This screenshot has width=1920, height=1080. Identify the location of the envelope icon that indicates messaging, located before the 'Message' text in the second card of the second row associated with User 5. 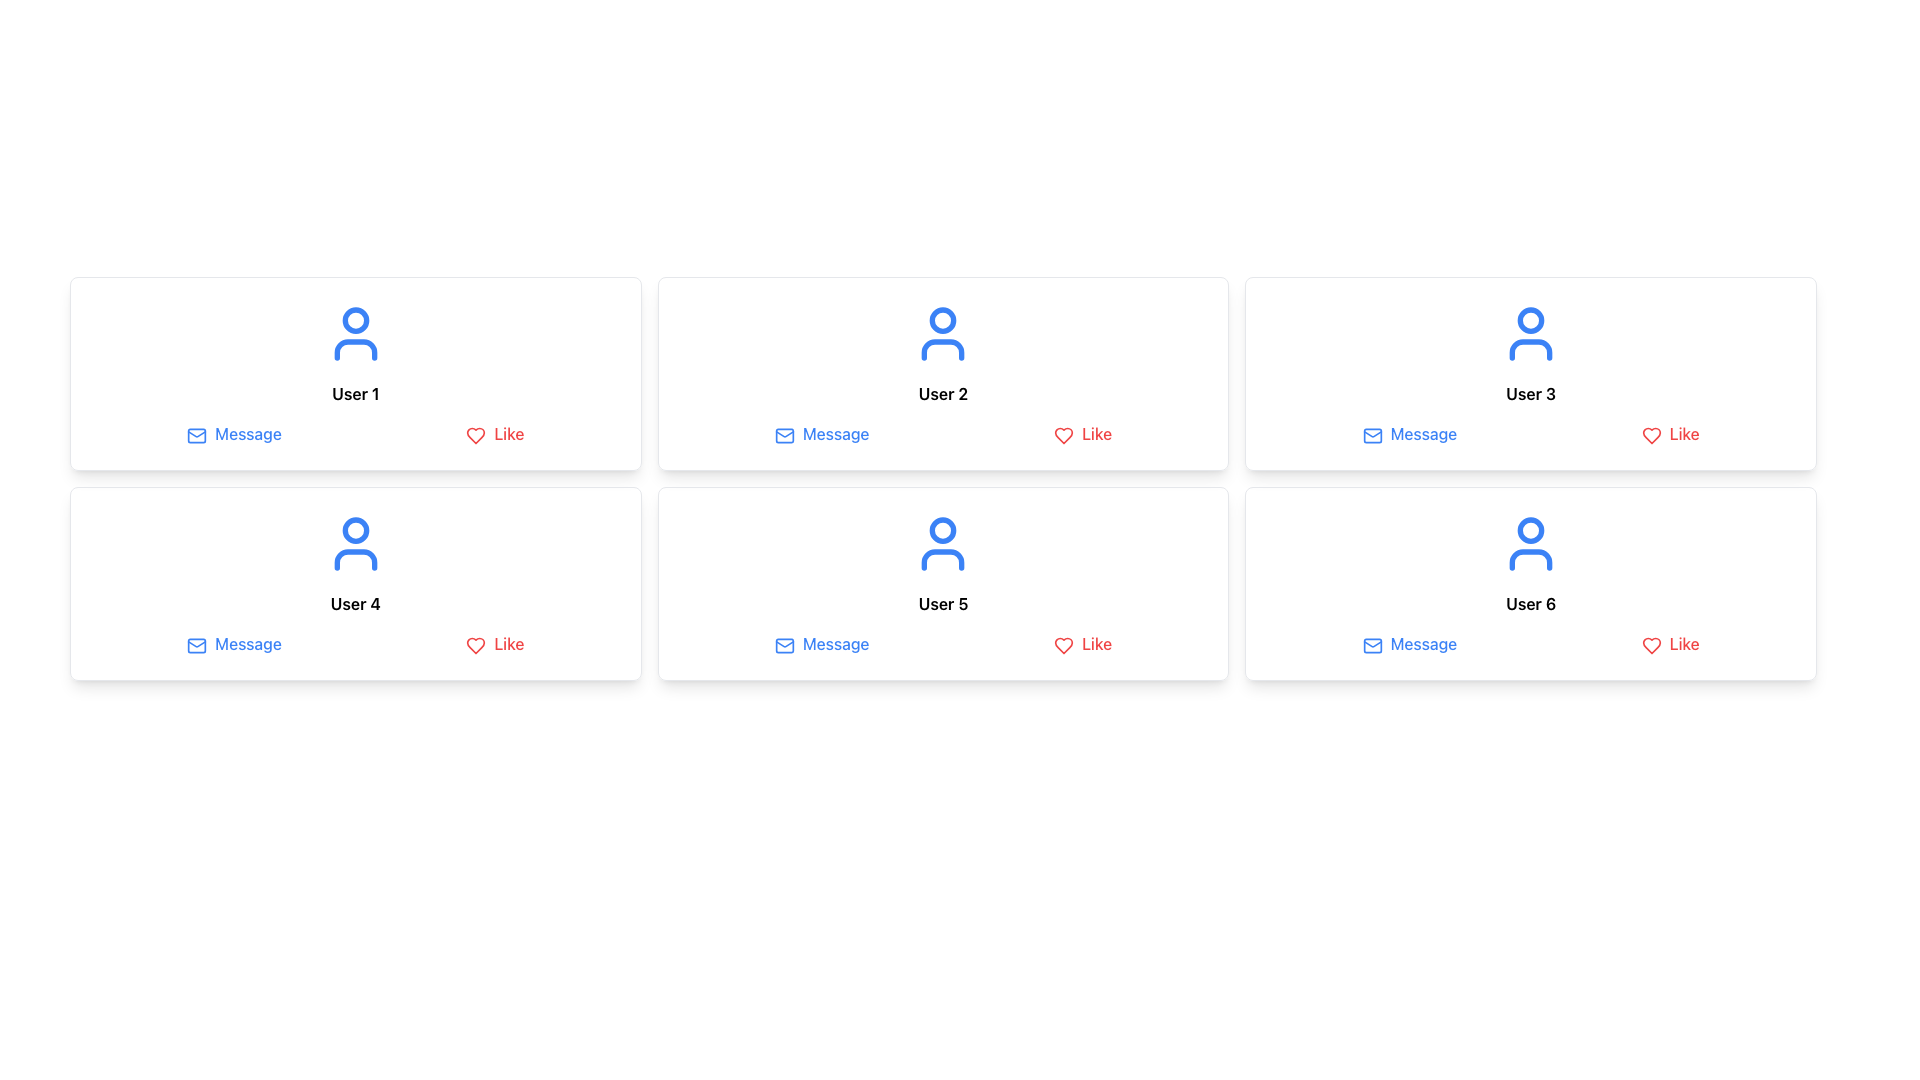
(783, 645).